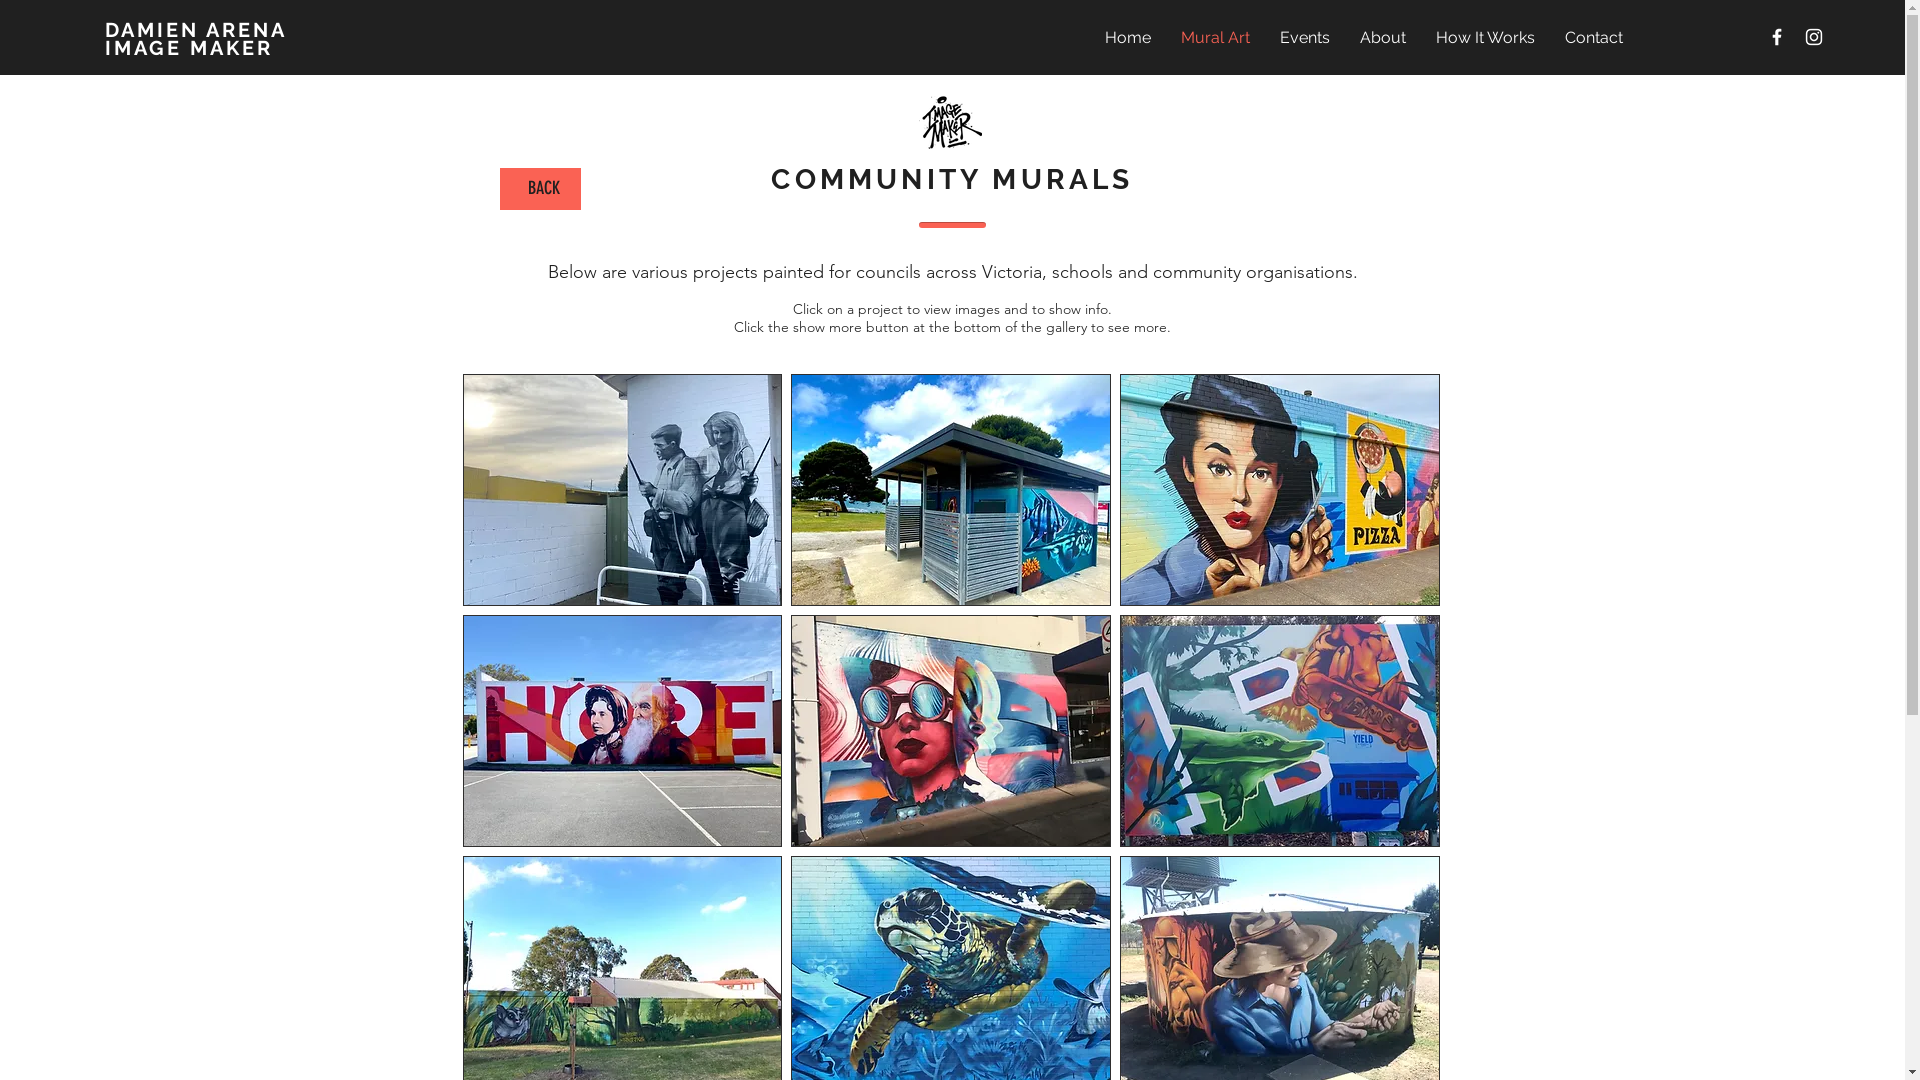 The height and width of the screenshot is (1080, 1920). What do you see at coordinates (1128, 37) in the screenshot?
I see `'Home'` at bounding box center [1128, 37].